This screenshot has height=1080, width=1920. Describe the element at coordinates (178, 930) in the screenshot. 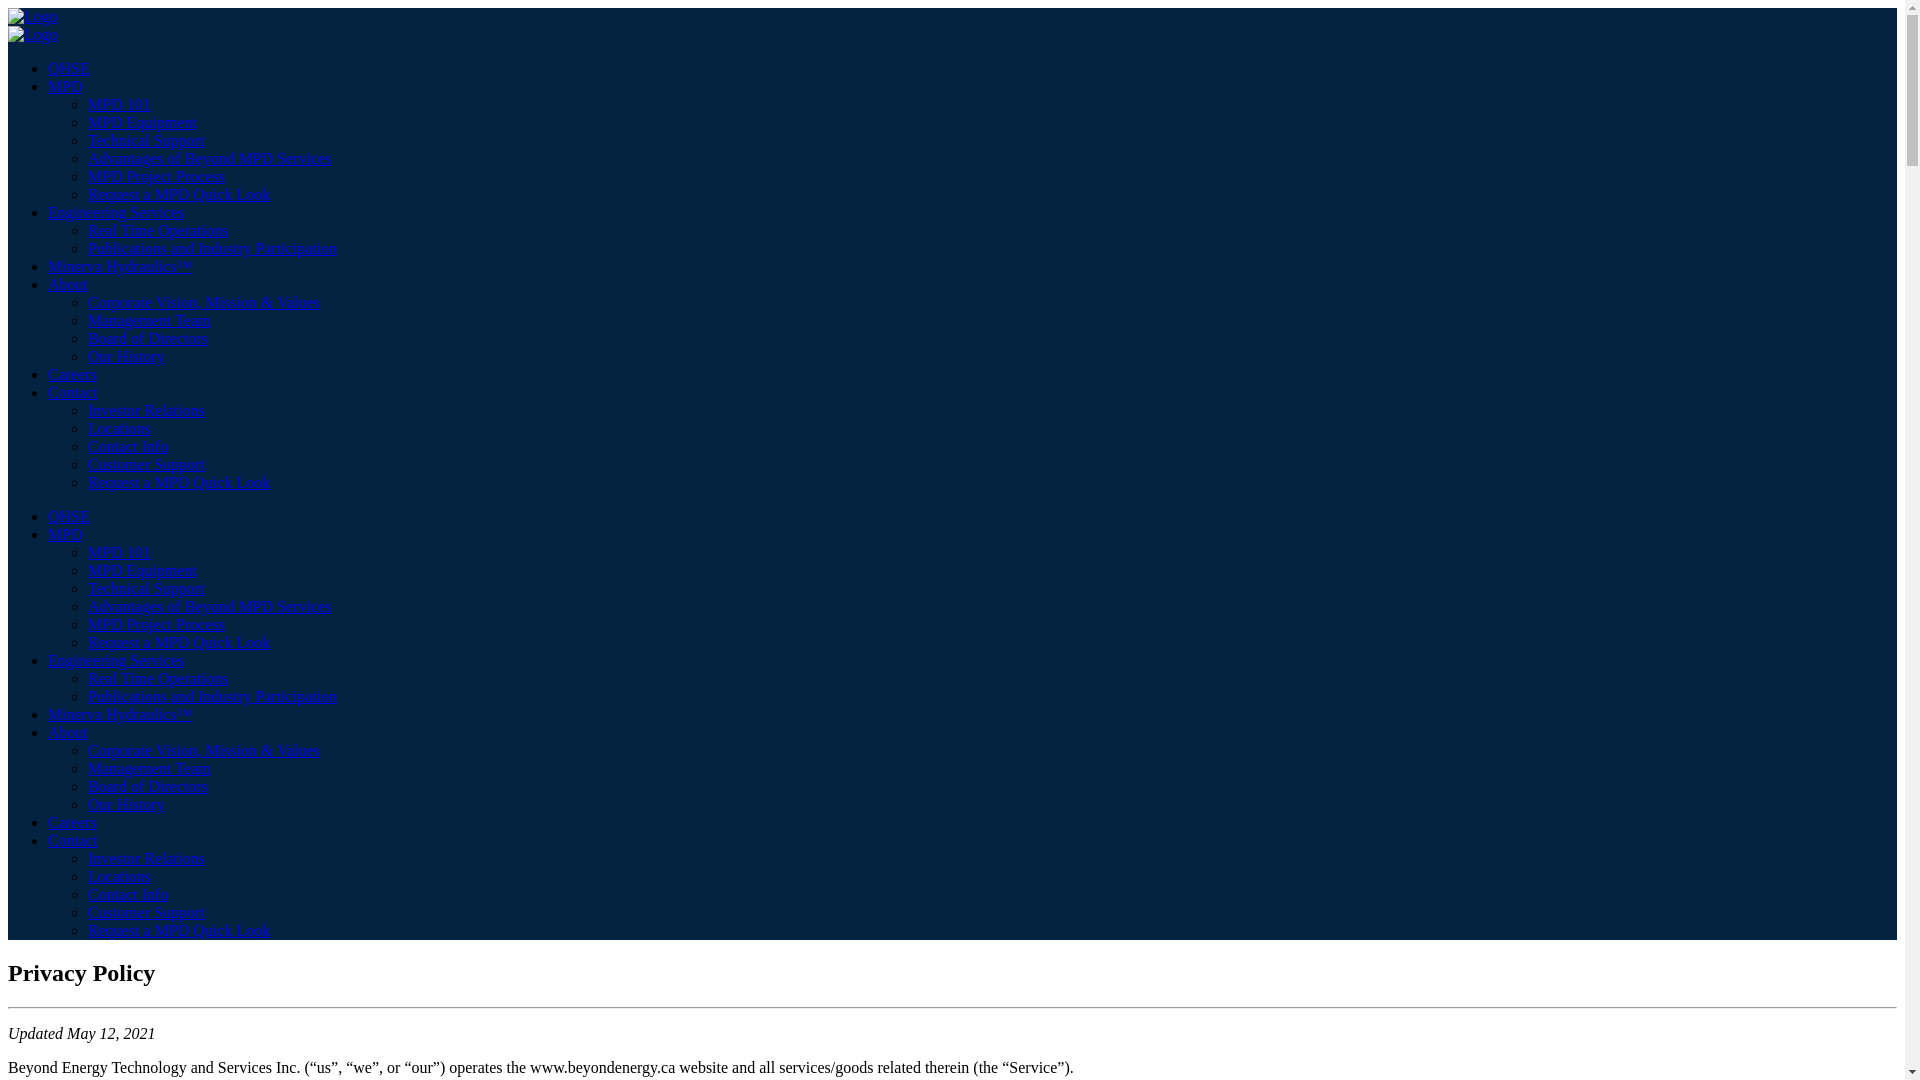

I see `'Request a MPD Quick Look'` at that location.